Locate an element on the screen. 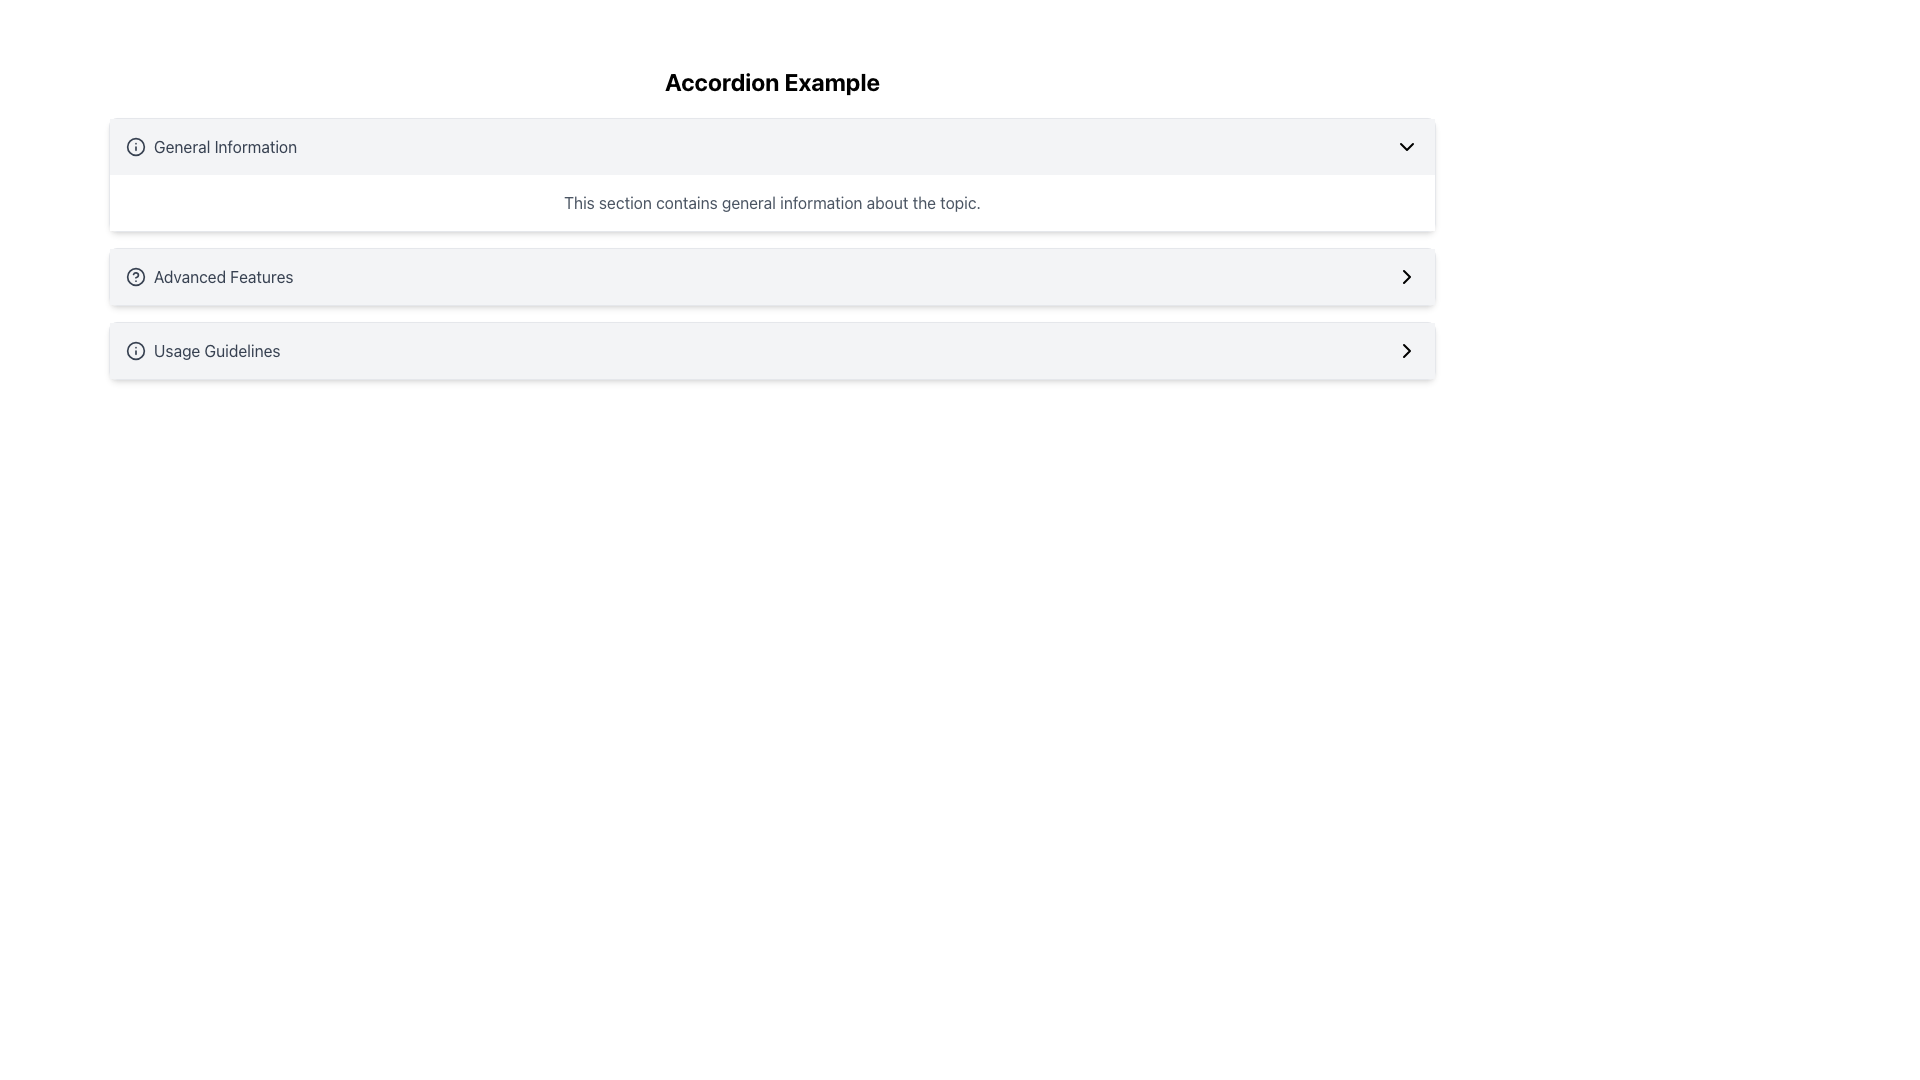 This screenshot has width=1920, height=1080. the static text block displaying 'This section contains general information about the topic.' located in the expanded 'General Information' section of the accordion interface is located at coordinates (771, 203).